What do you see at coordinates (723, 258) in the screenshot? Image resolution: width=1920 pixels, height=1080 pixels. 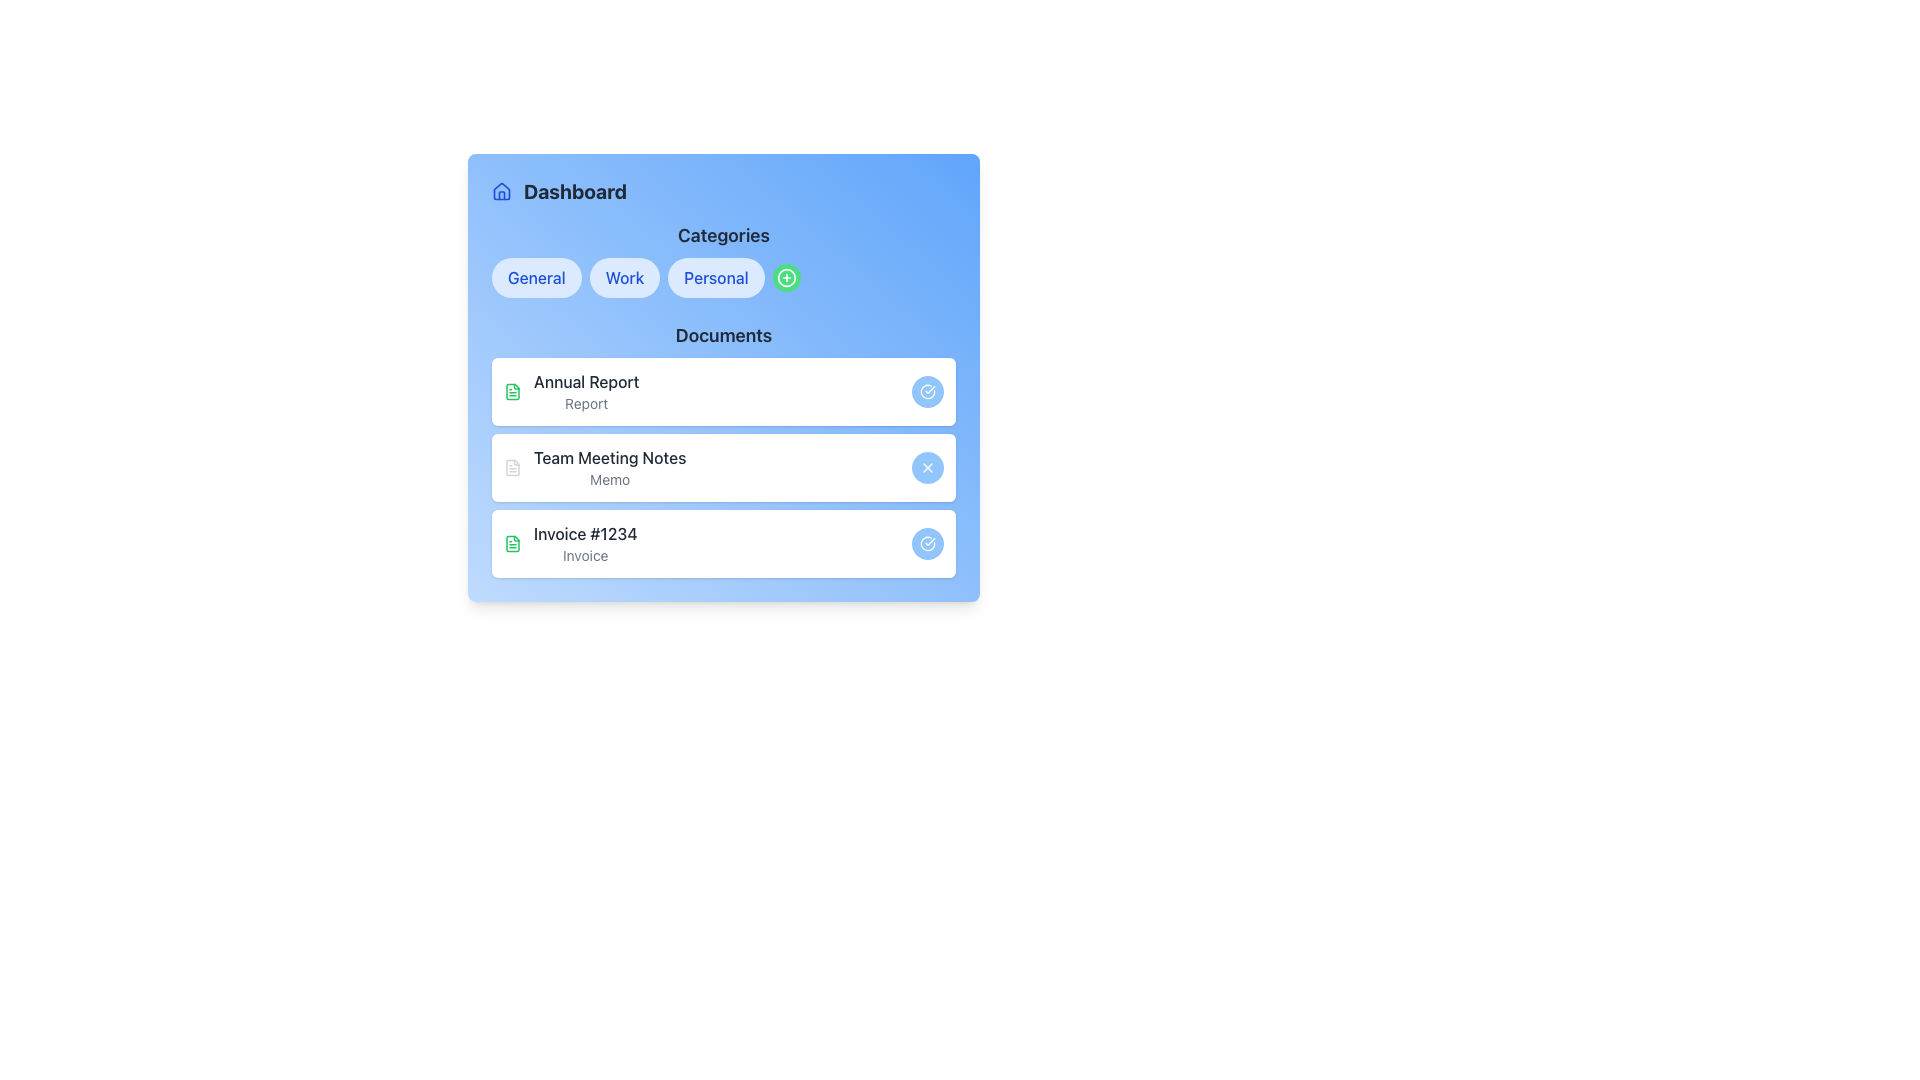 I see `the green circular button with a plus icon in the categorized navigation component labeled 'Categories'` at bounding box center [723, 258].